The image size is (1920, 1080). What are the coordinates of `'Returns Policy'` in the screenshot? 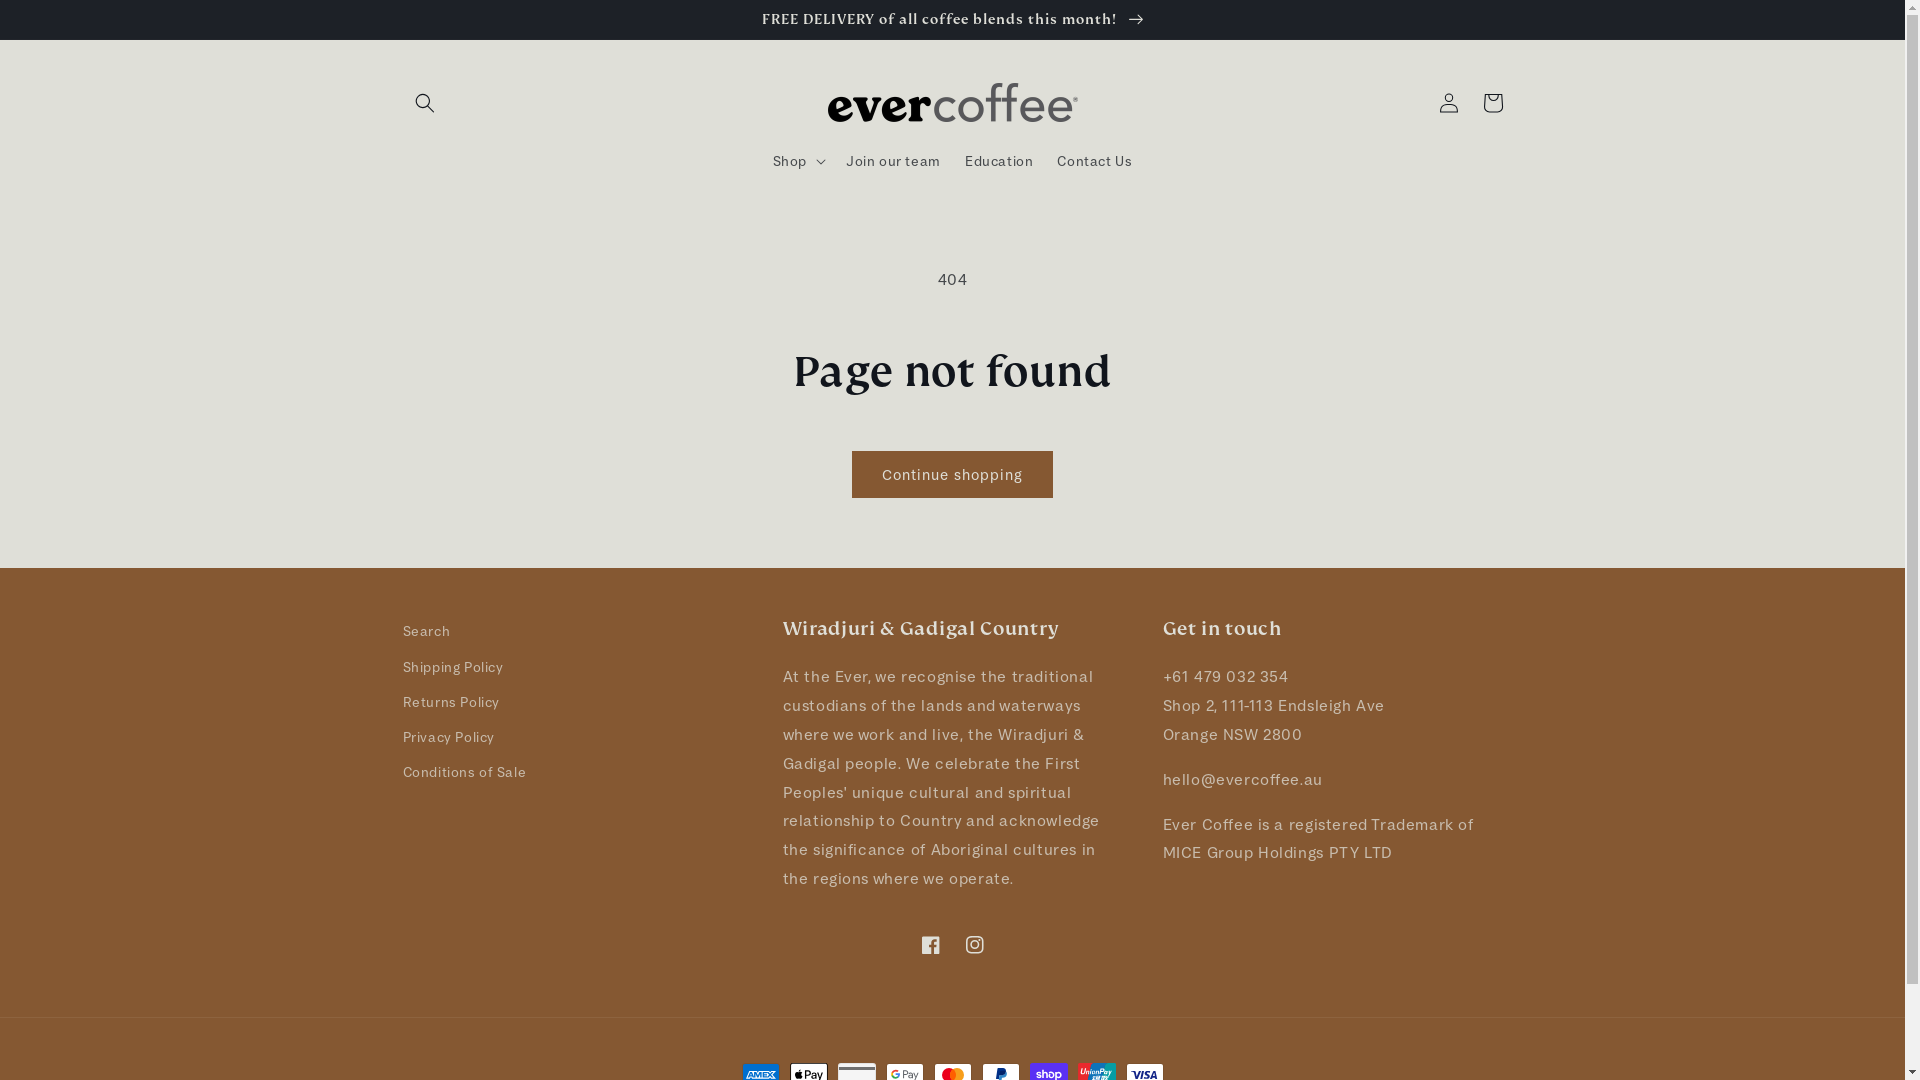 It's located at (449, 701).